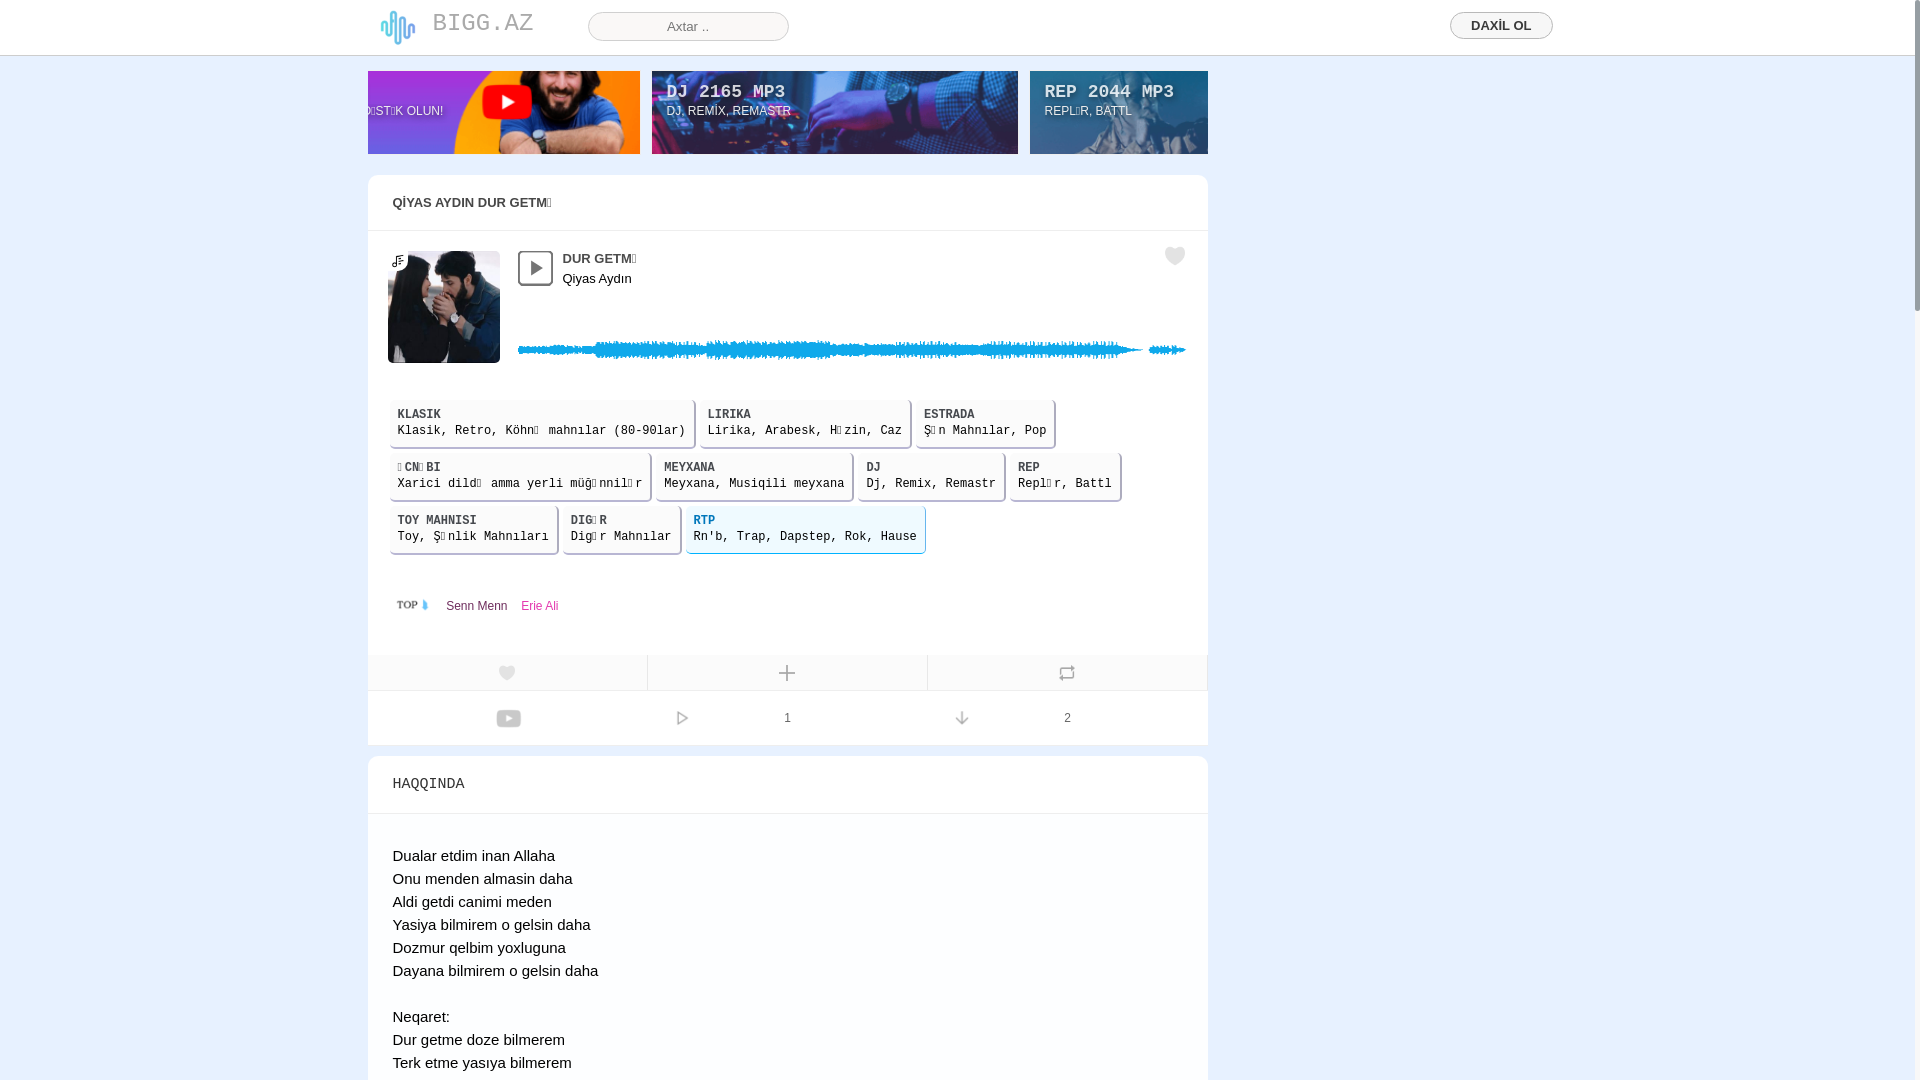 This screenshot has height=1080, width=1920. Describe the element at coordinates (1067, 716) in the screenshot. I see `'2'` at that location.